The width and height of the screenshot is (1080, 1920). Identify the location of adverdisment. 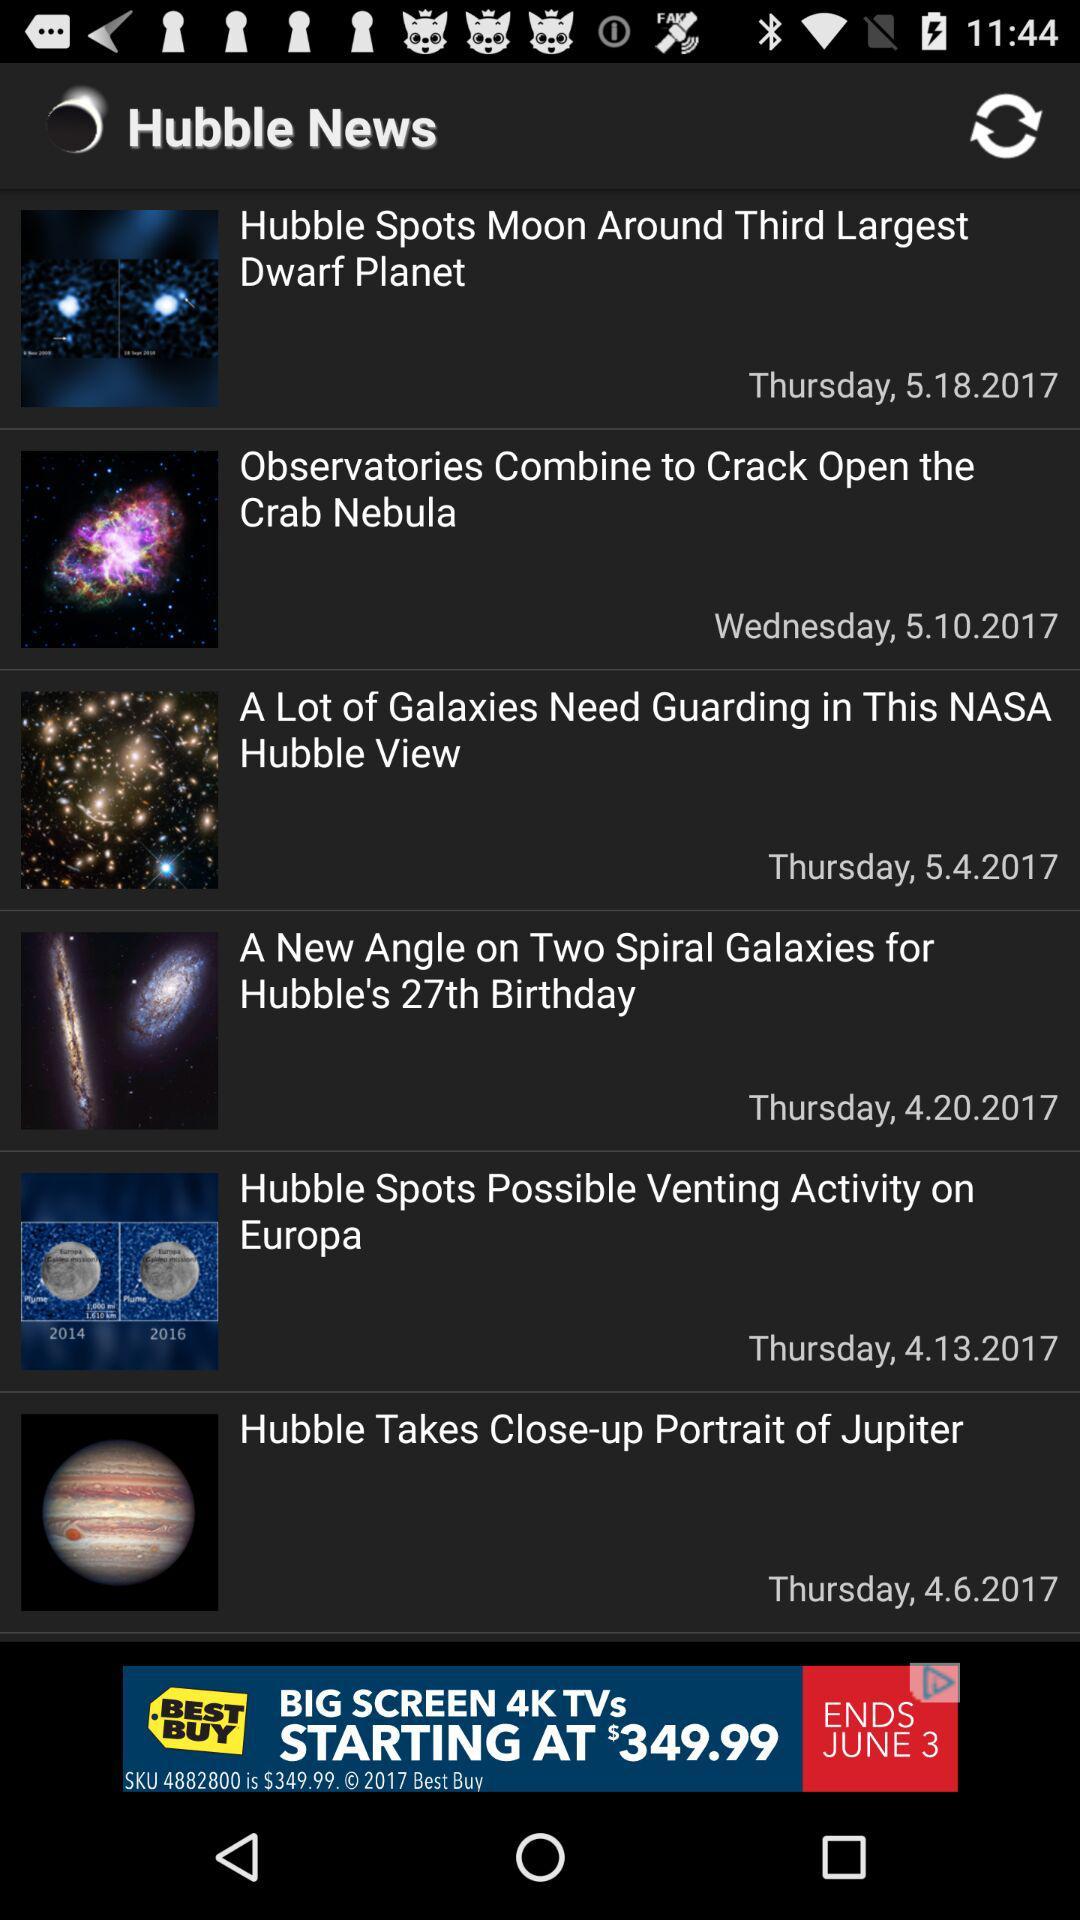
(540, 1727).